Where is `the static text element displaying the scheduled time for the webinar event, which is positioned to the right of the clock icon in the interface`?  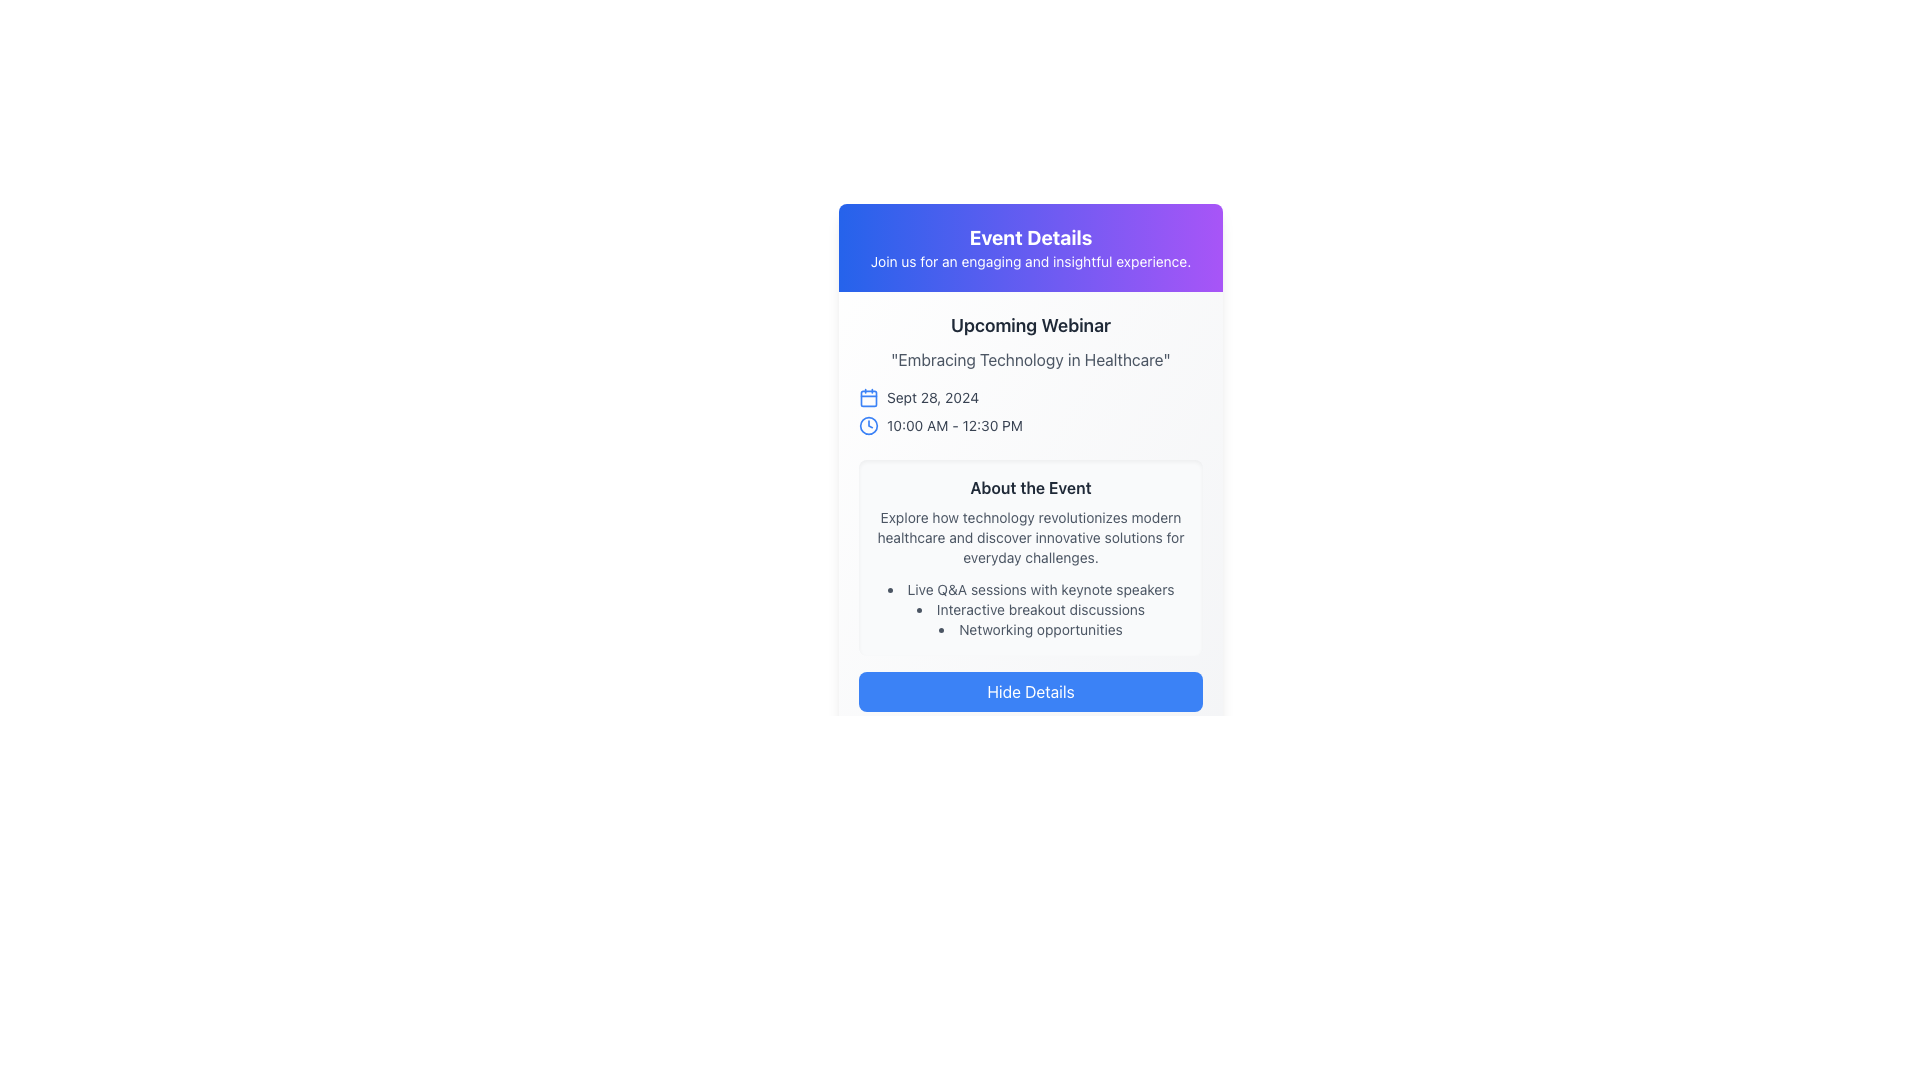 the static text element displaying the scheduled time for the webinar event, which is positioned to the right of the clock icon in the interface is located at coordinates (954, 424).